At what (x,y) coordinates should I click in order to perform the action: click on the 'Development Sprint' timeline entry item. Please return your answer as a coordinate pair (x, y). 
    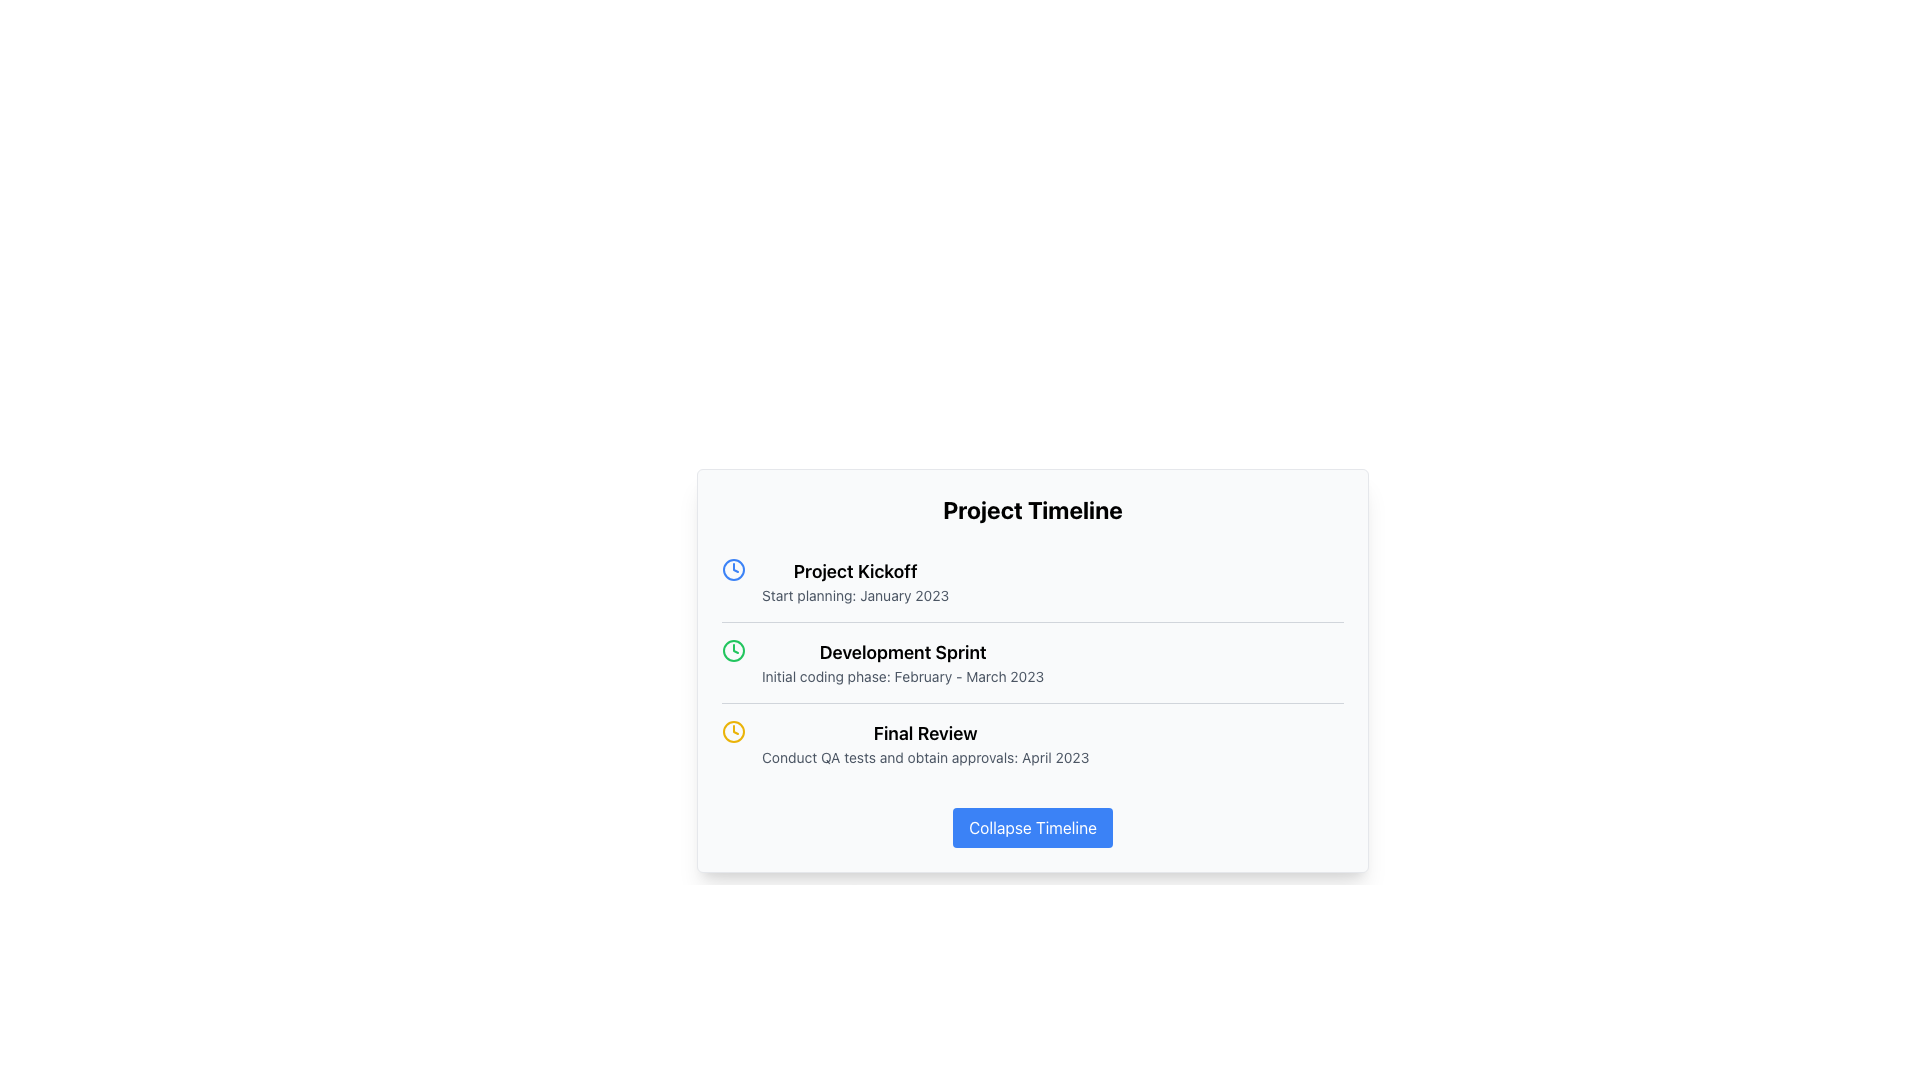
    Looking at the image, I should click on (1032, 663).